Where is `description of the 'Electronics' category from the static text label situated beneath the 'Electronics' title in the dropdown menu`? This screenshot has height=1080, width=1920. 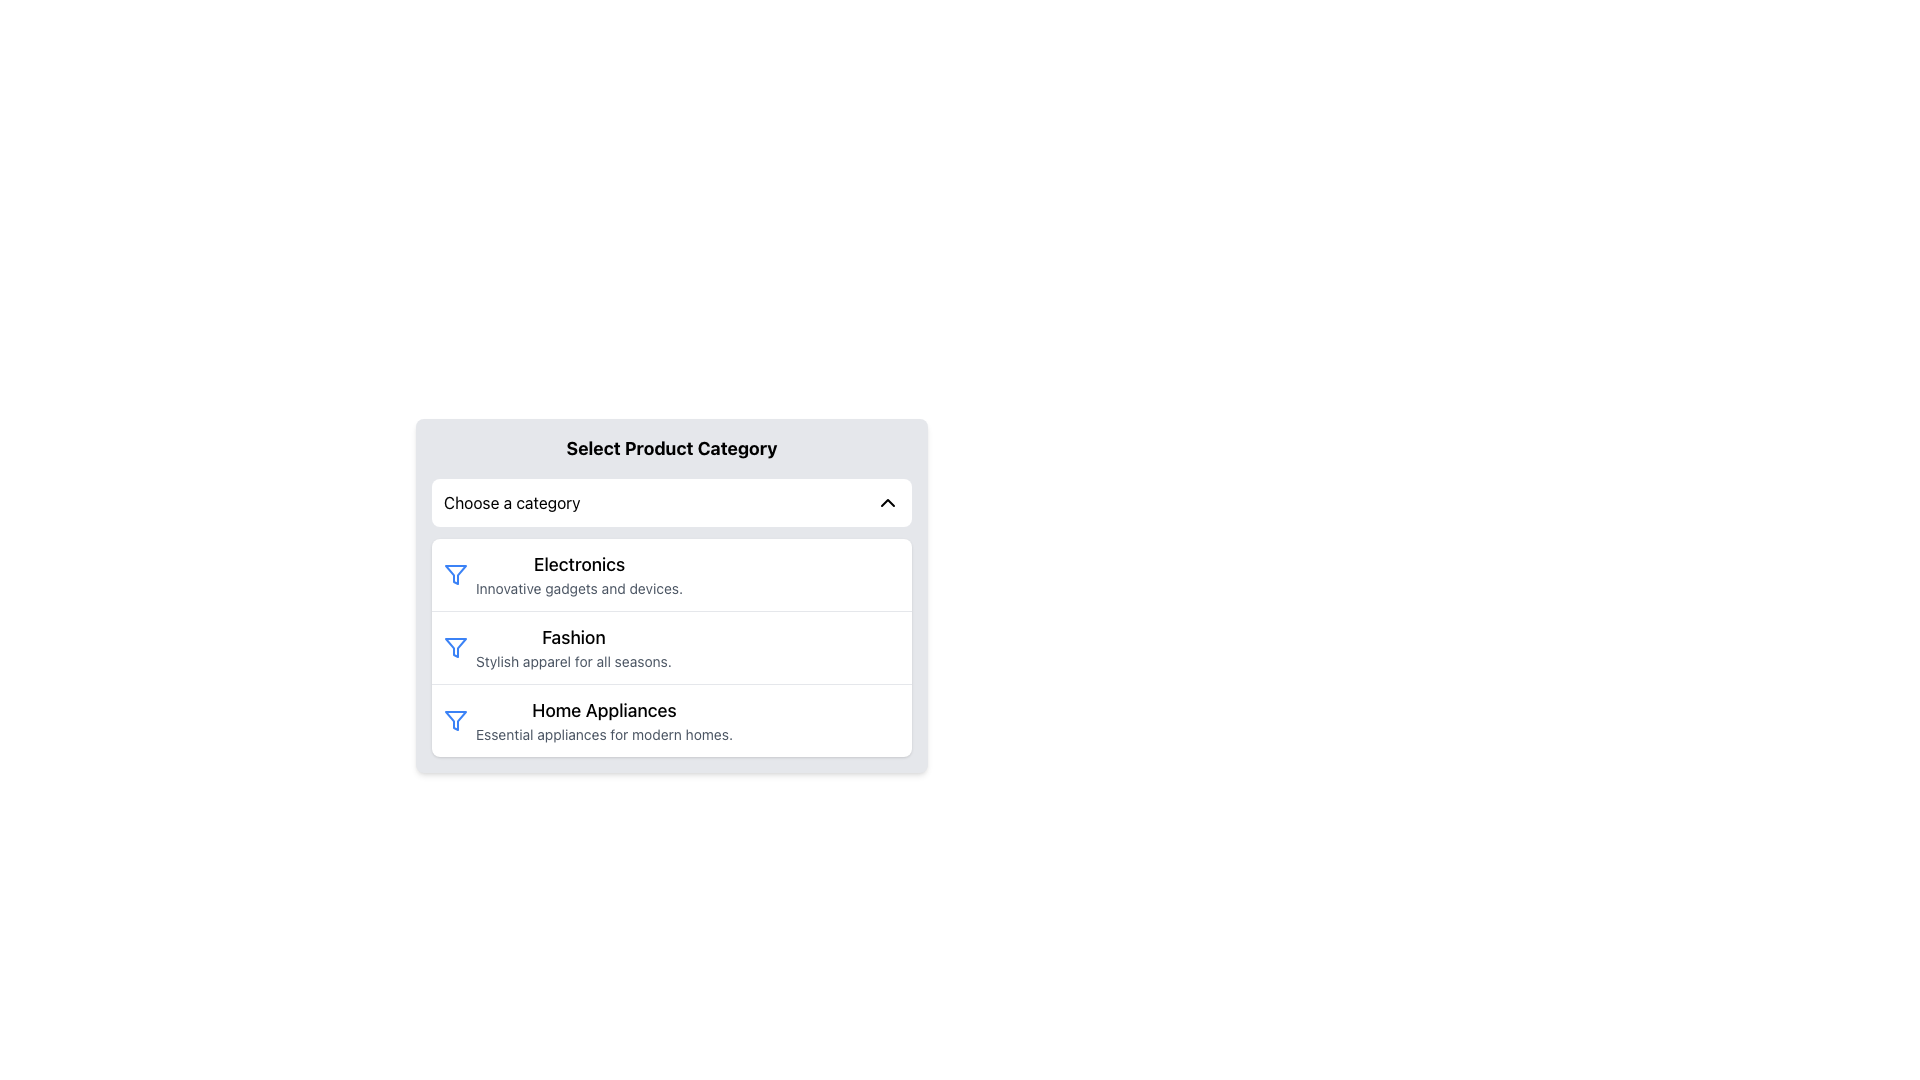
description of the 'Electronics' category from the static text label situated beneath the 'Electronics' title in the dropdown menu is located at coordinates (578, 588).